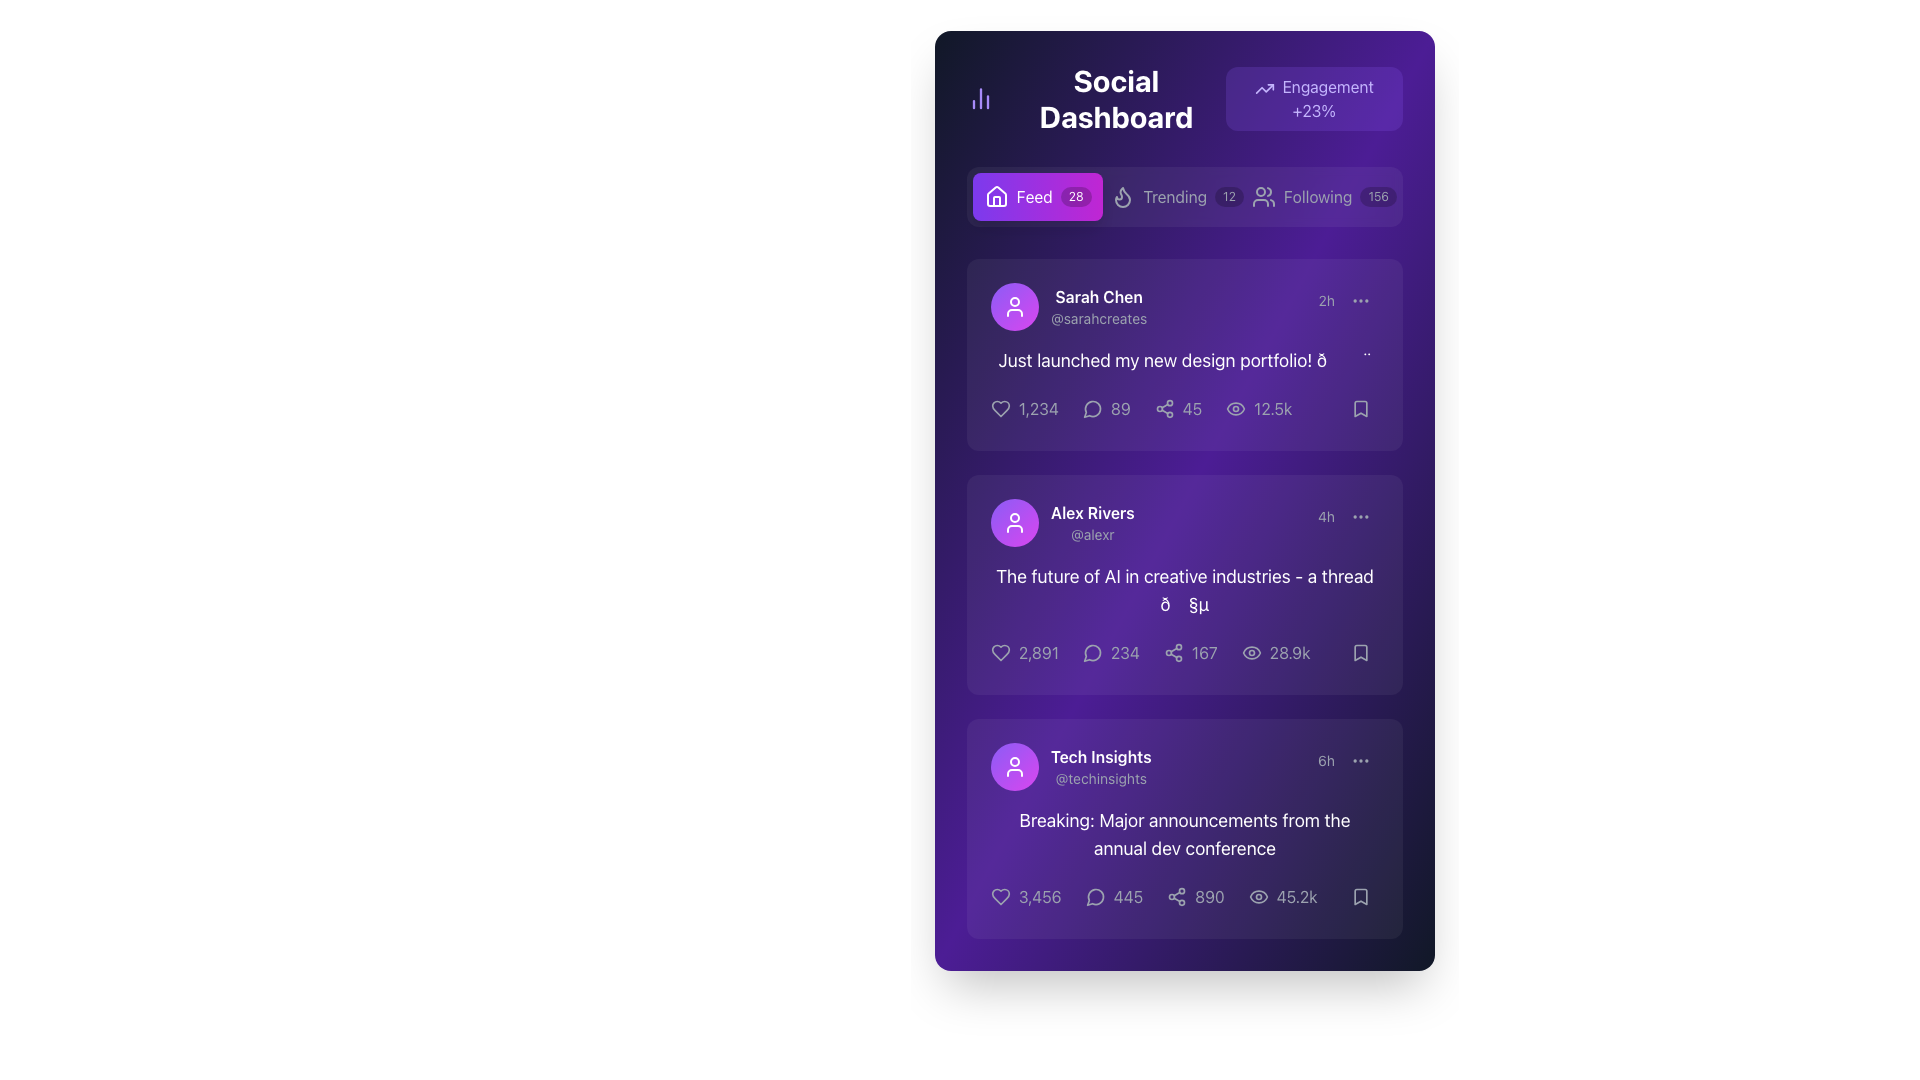  Describe the element at coordinates (981, 99) in the screenshot. I see `the statistics icon located to the left of the 'Social Dashboard' text in the header section` at that location.